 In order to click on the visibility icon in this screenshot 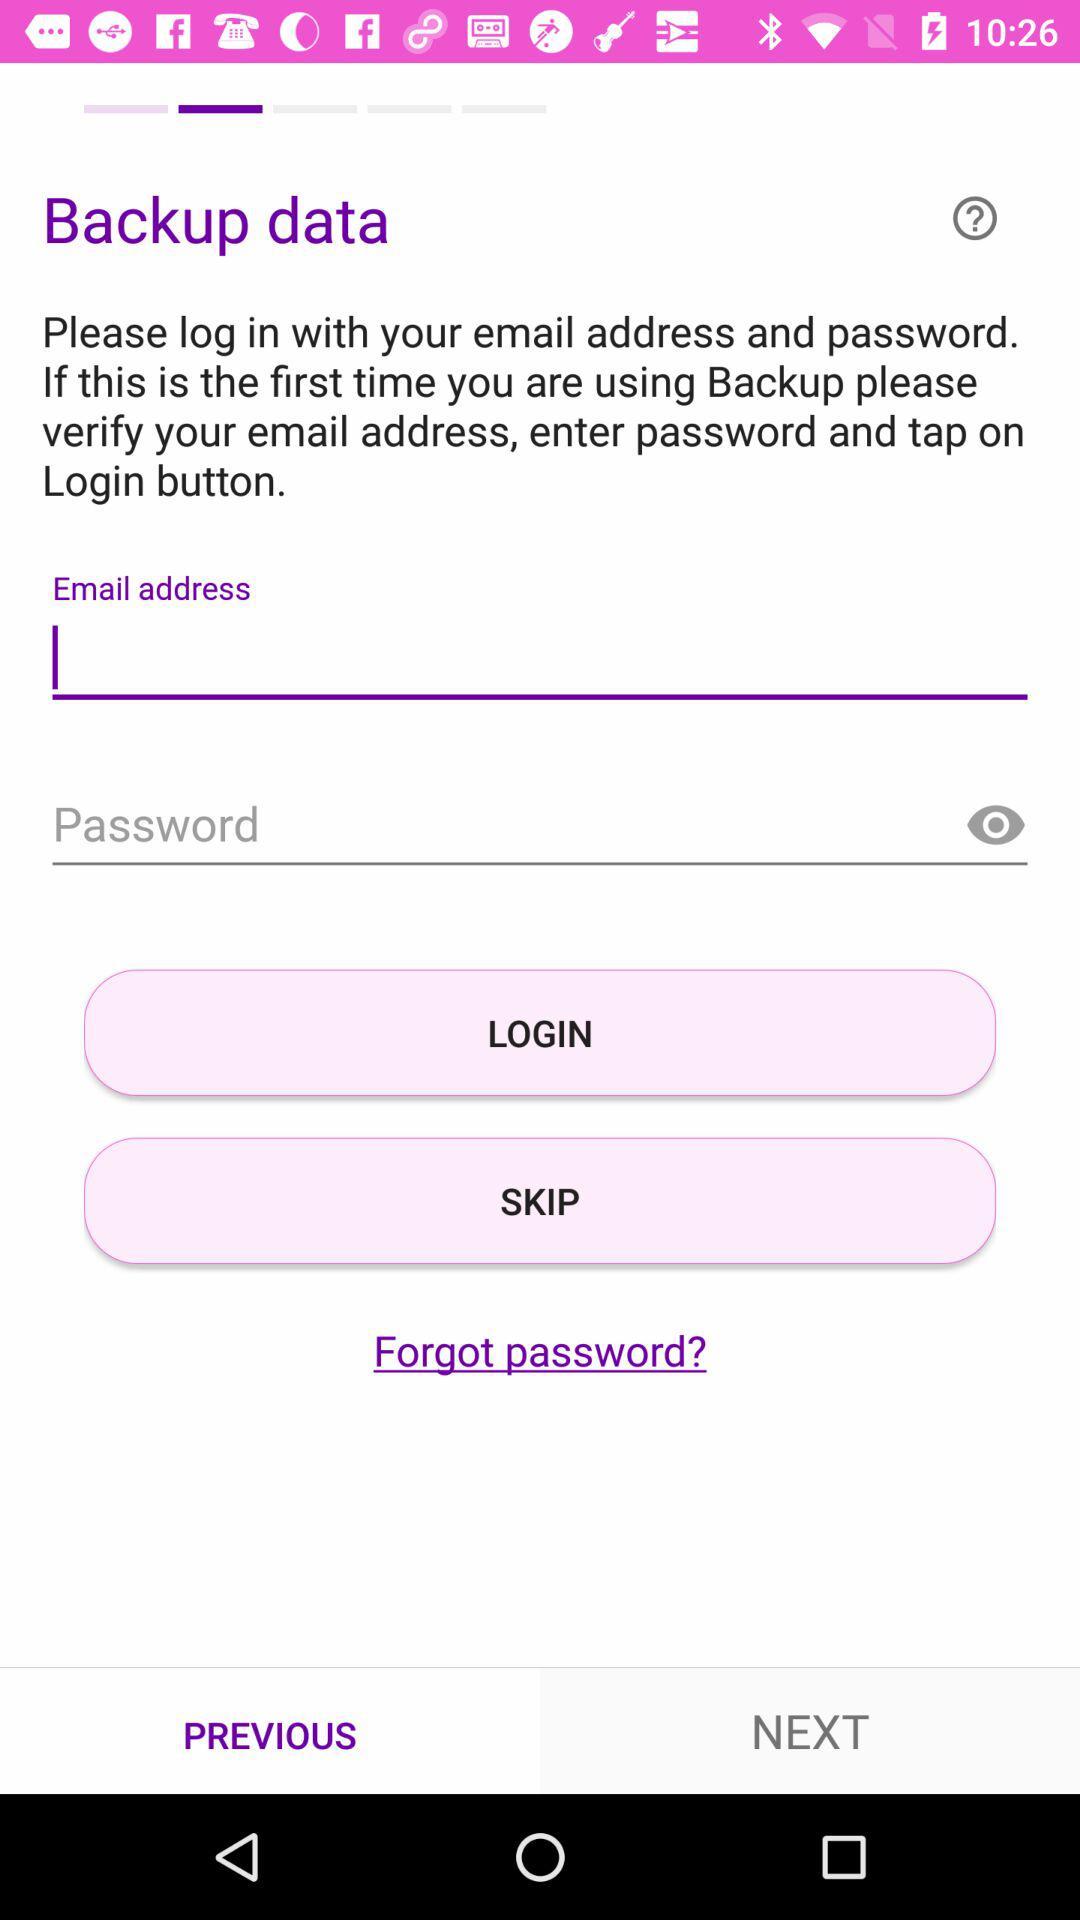, I will do `click(995, 826)`.